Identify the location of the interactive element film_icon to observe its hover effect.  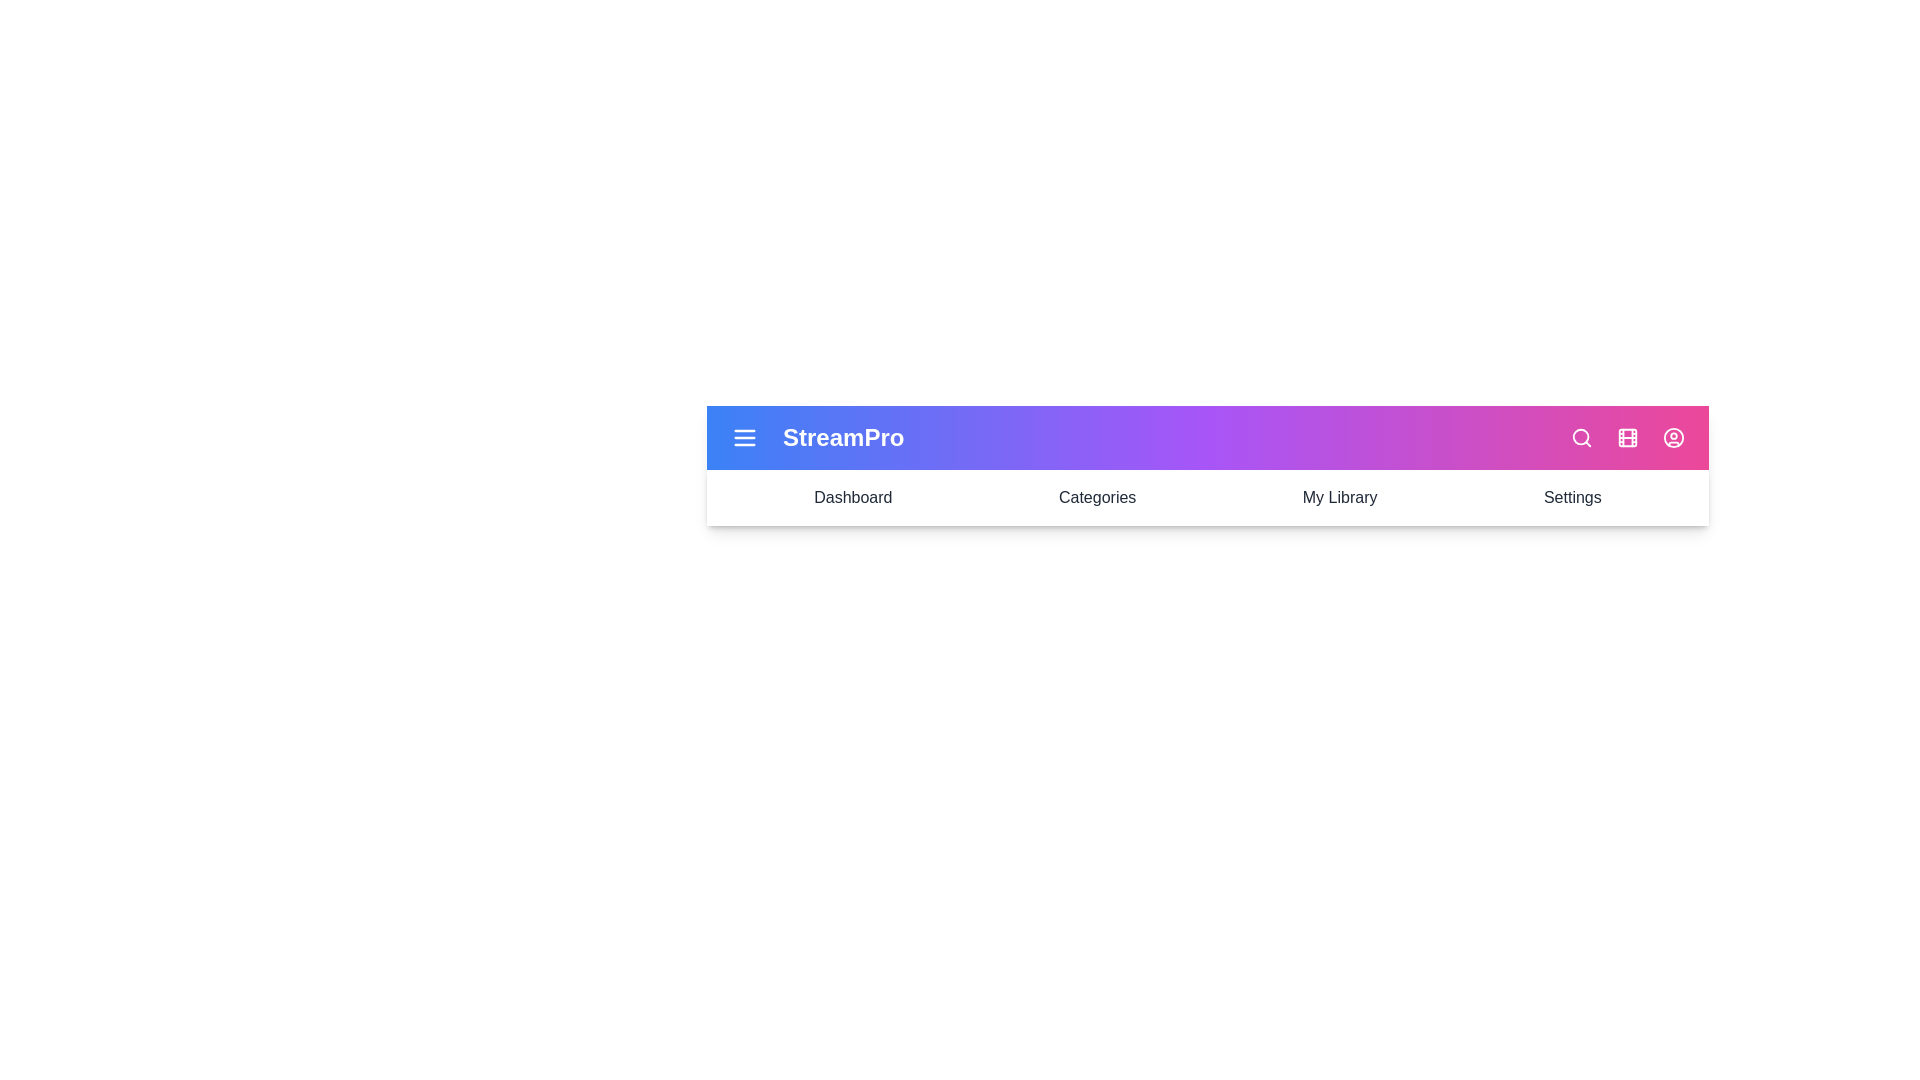
(1627, 437).